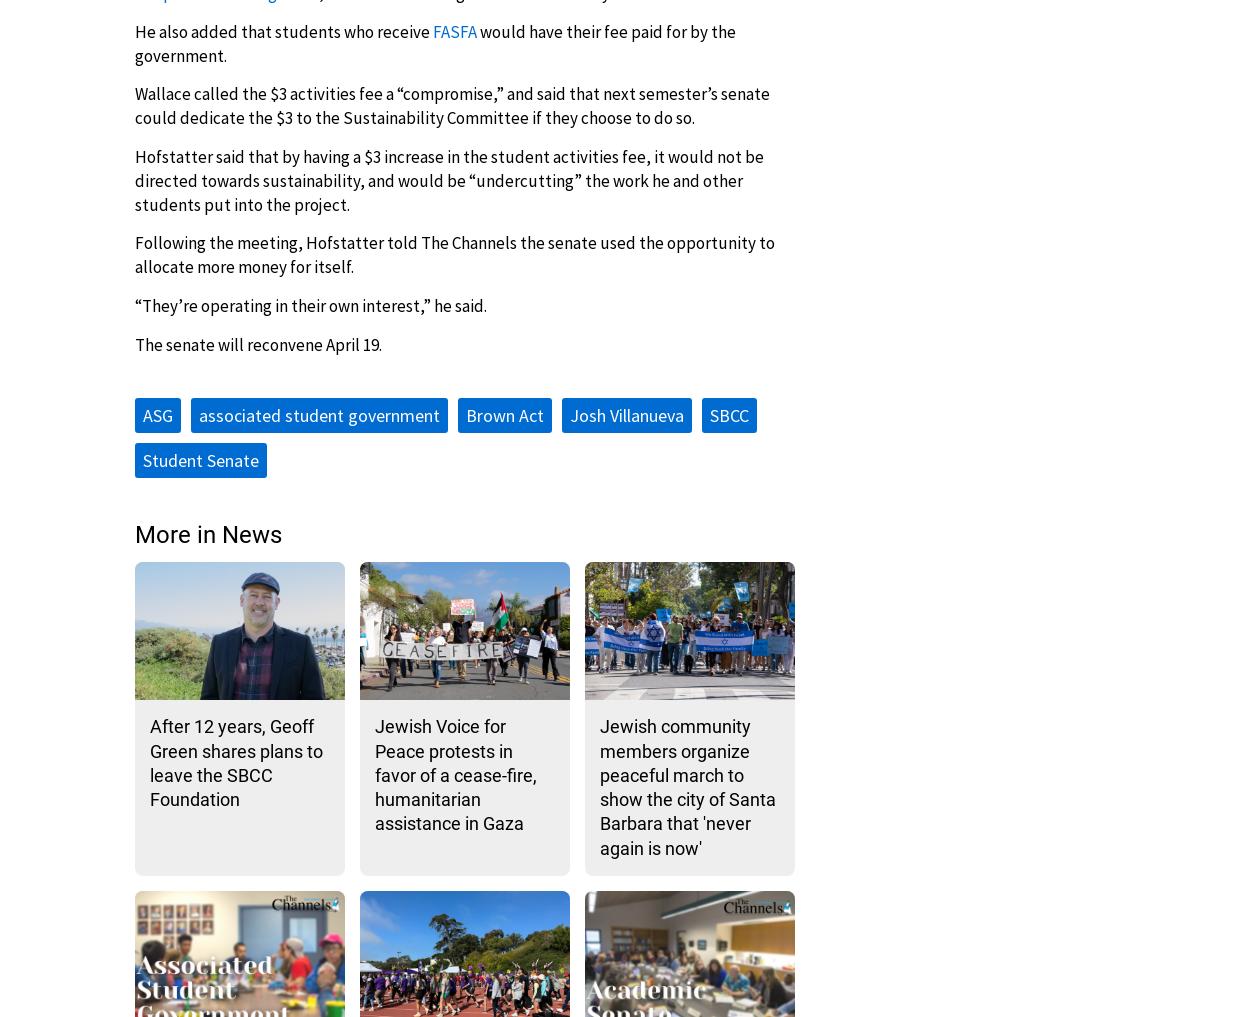 This screenshot has height=1017, width=1250. Describe the element at coordinates (435, 42) in the screenshot. I see `'would have their fee paid for by the government.'` at that location.